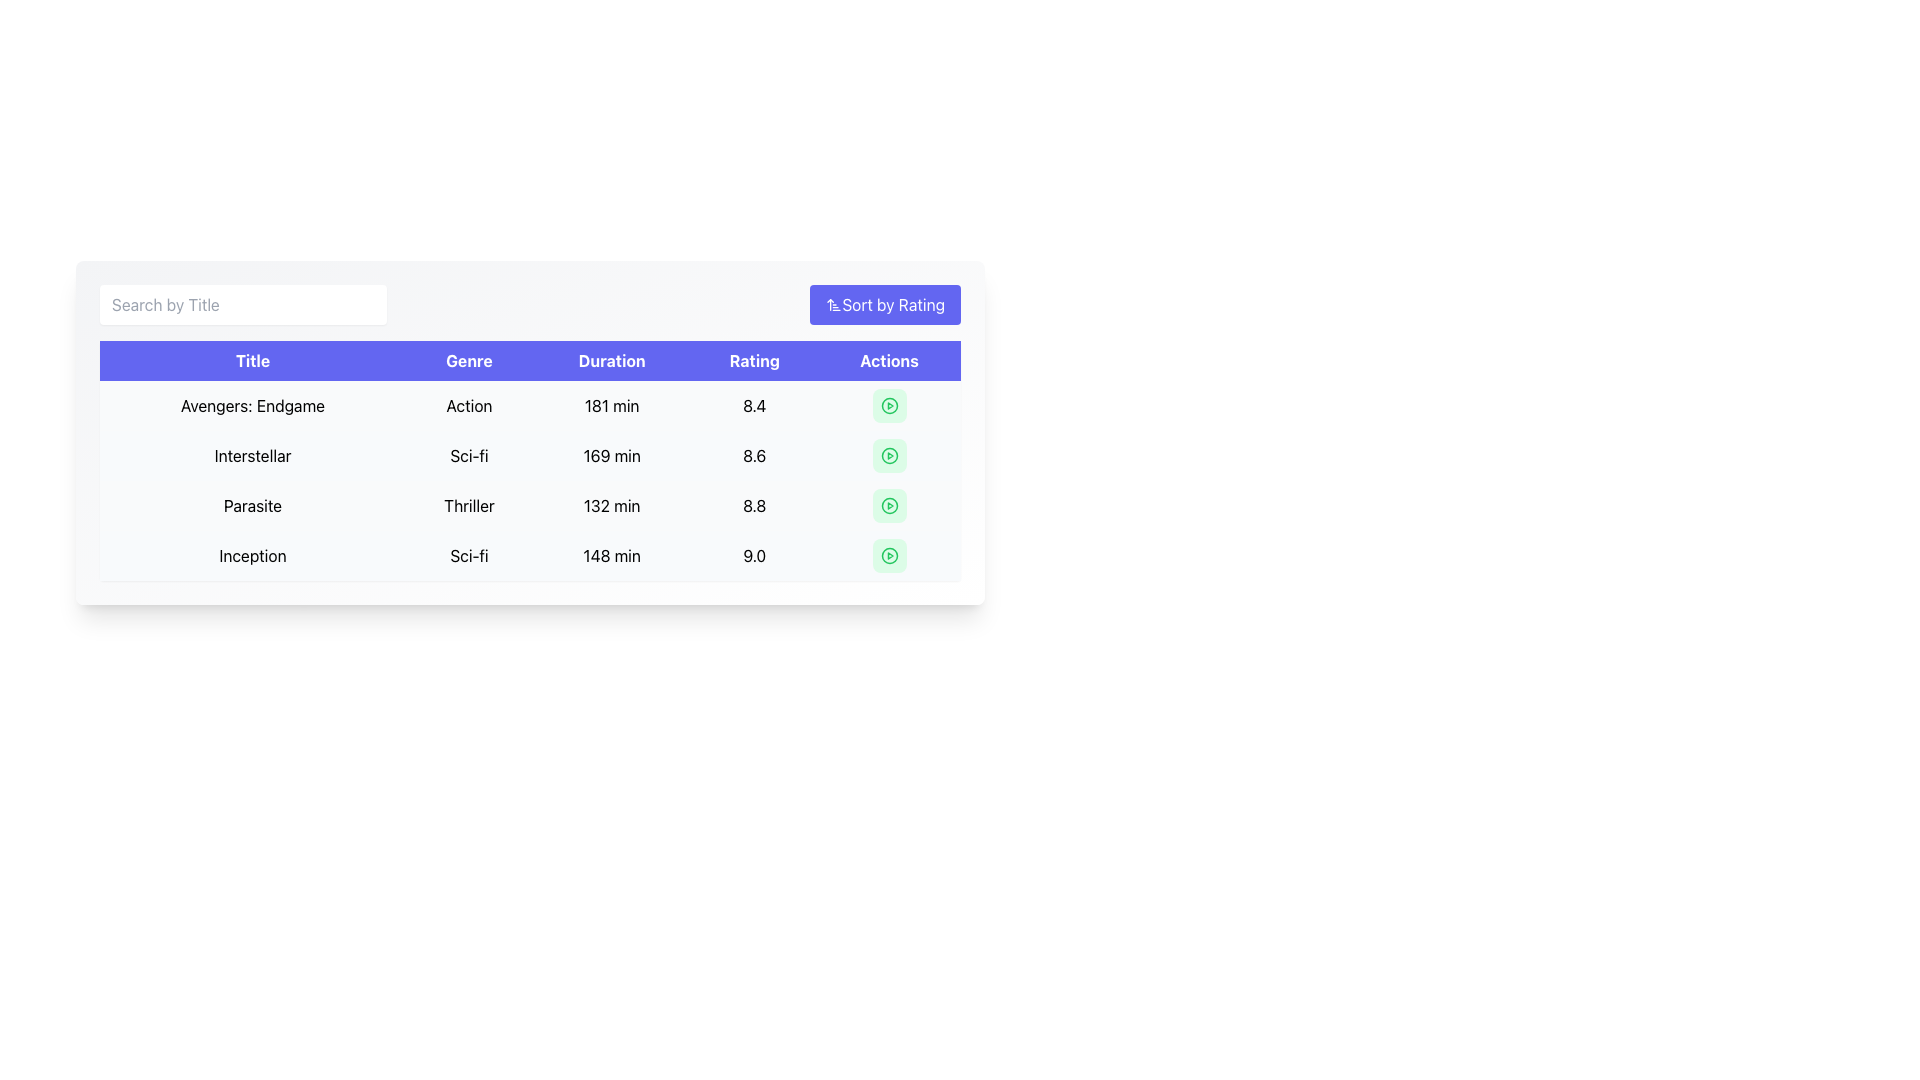 This screenshot has width=1920, height=1080. I want to click on the Text Label displaying the movie title 'Inception', which is located in the first cell of the last row of the table, directly below 'Parasite', so click(252, 555).